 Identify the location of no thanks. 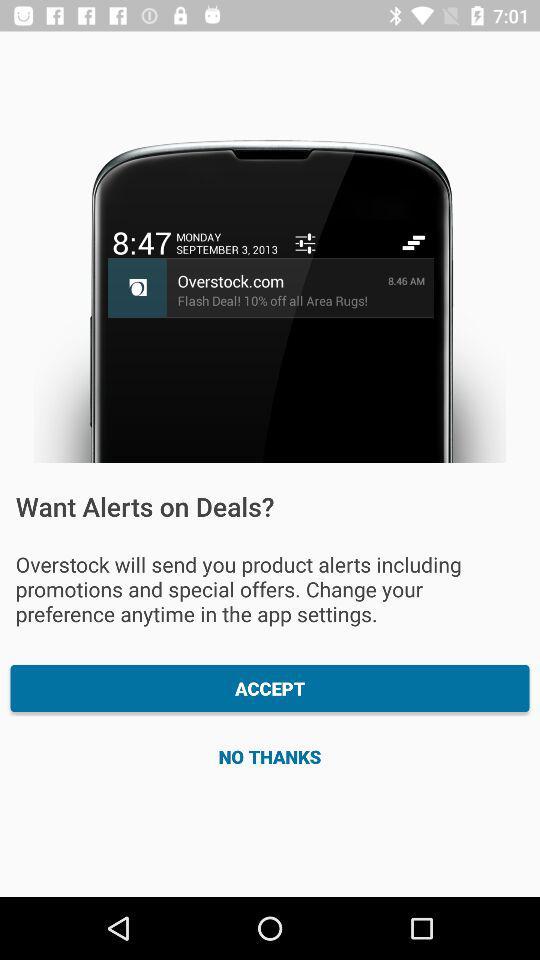
(270, 755).